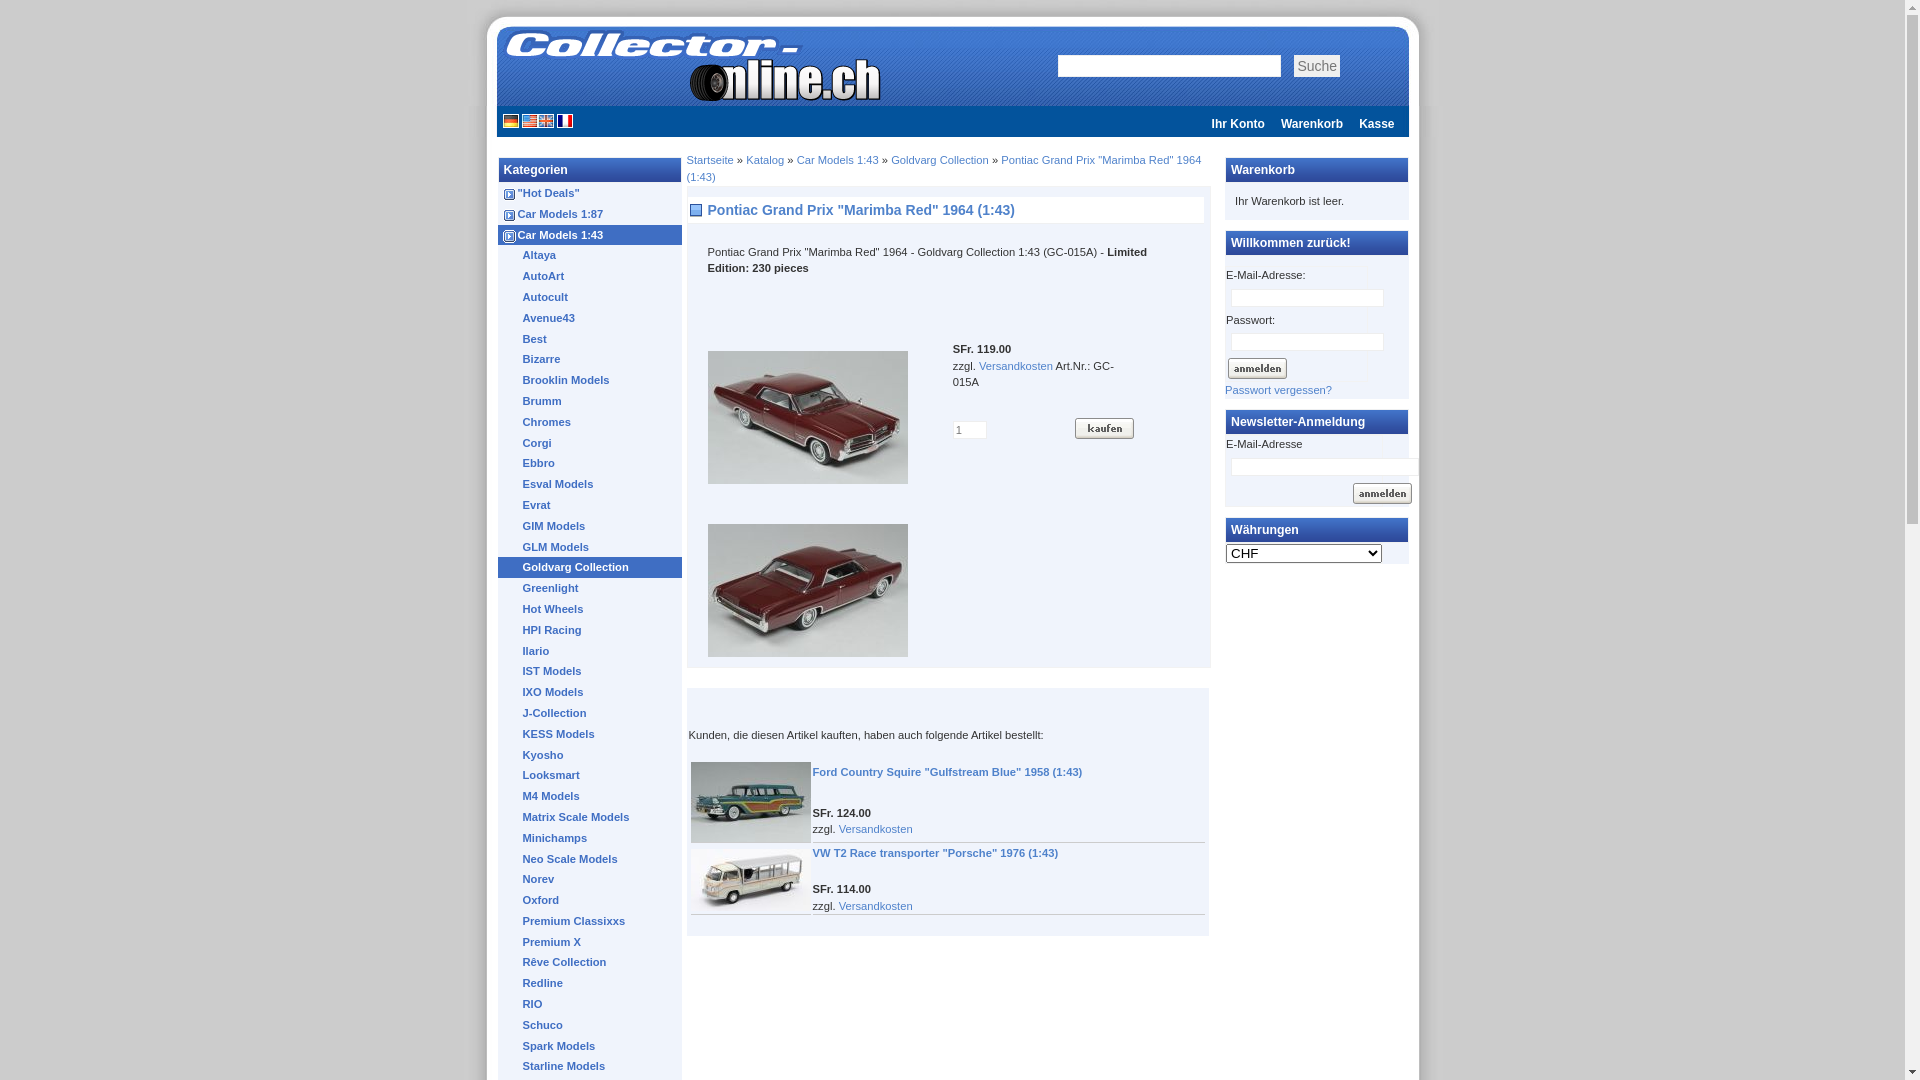  Describe the element at coordinates (592, 1045) in the screenshot. I see `'Spark Models'` at that location.